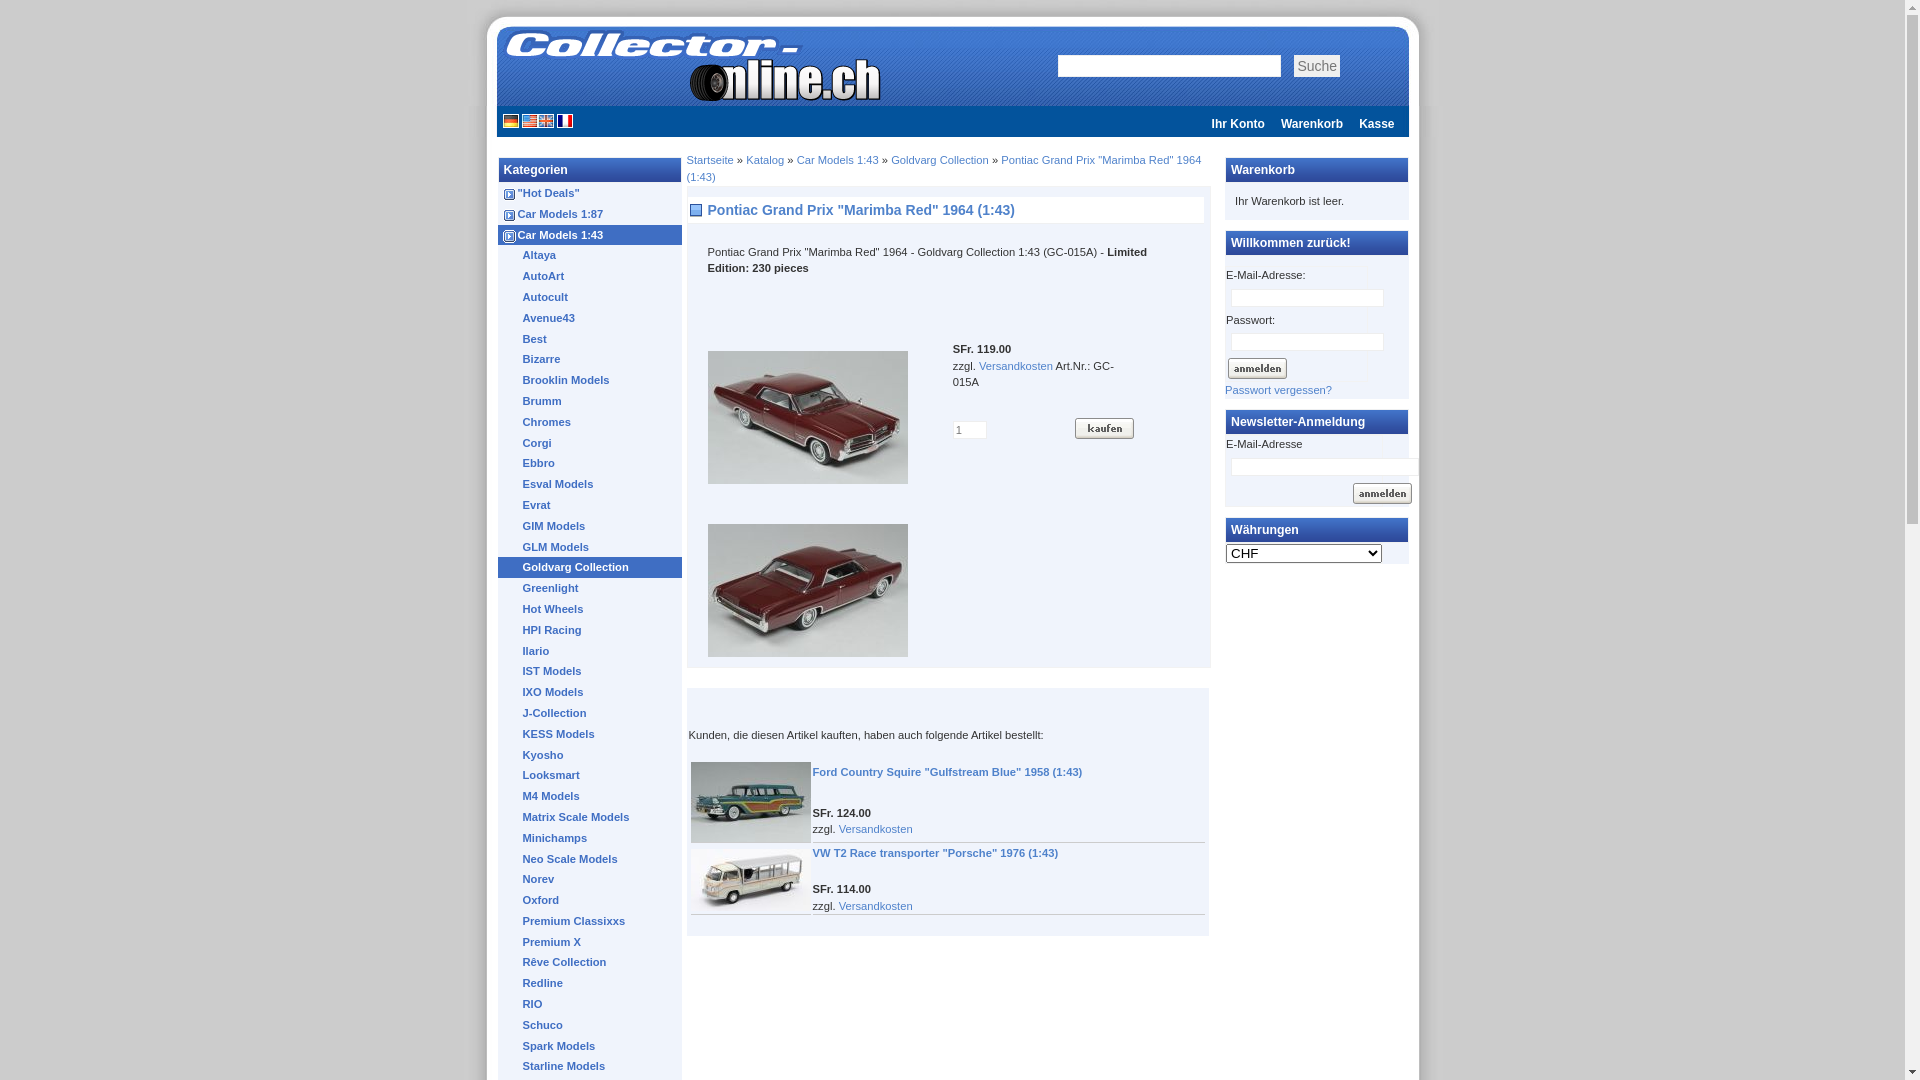  Describe the element at coordinates (592, 1045) in the screenshot. I see `'Spark Models'` at that location.